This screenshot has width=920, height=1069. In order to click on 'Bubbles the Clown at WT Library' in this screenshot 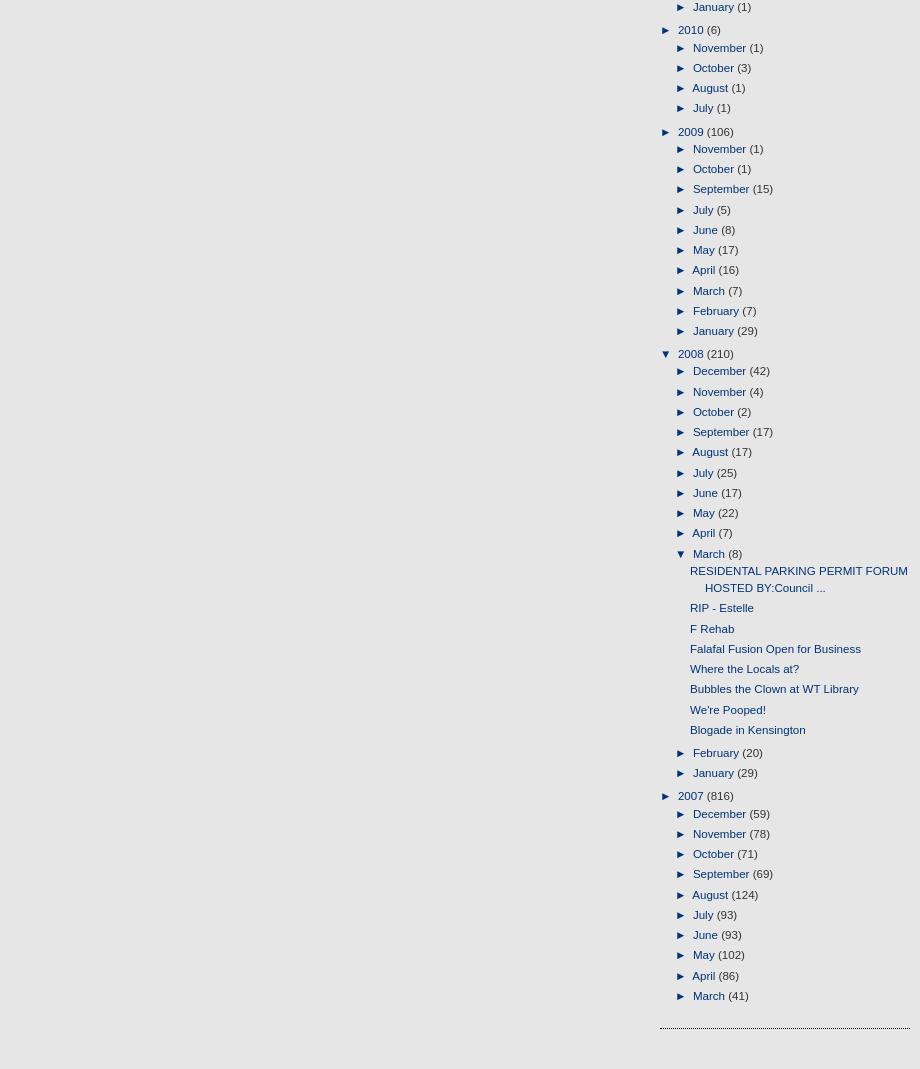, I will do `click(690, 687)`.